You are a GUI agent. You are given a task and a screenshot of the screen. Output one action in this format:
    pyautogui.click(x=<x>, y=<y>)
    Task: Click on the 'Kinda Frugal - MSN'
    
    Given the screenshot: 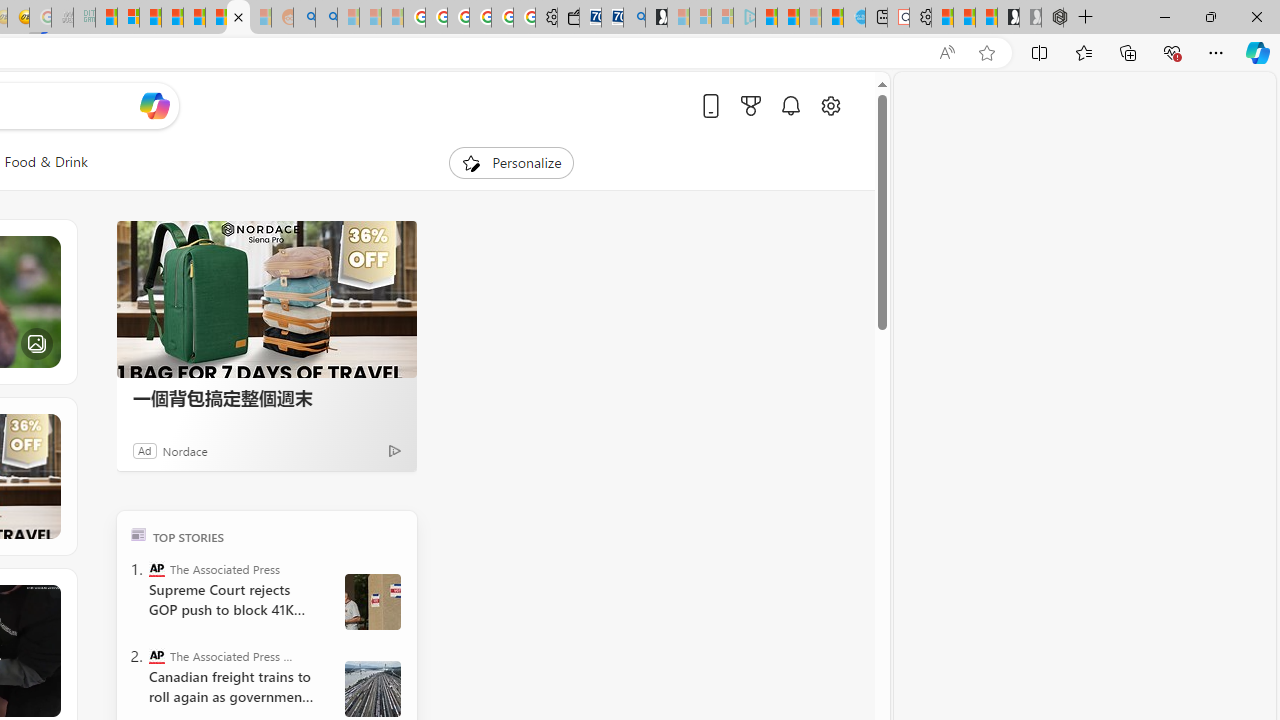 What is the action you would take?
    pyautogui.click(x=216, y=17)
    